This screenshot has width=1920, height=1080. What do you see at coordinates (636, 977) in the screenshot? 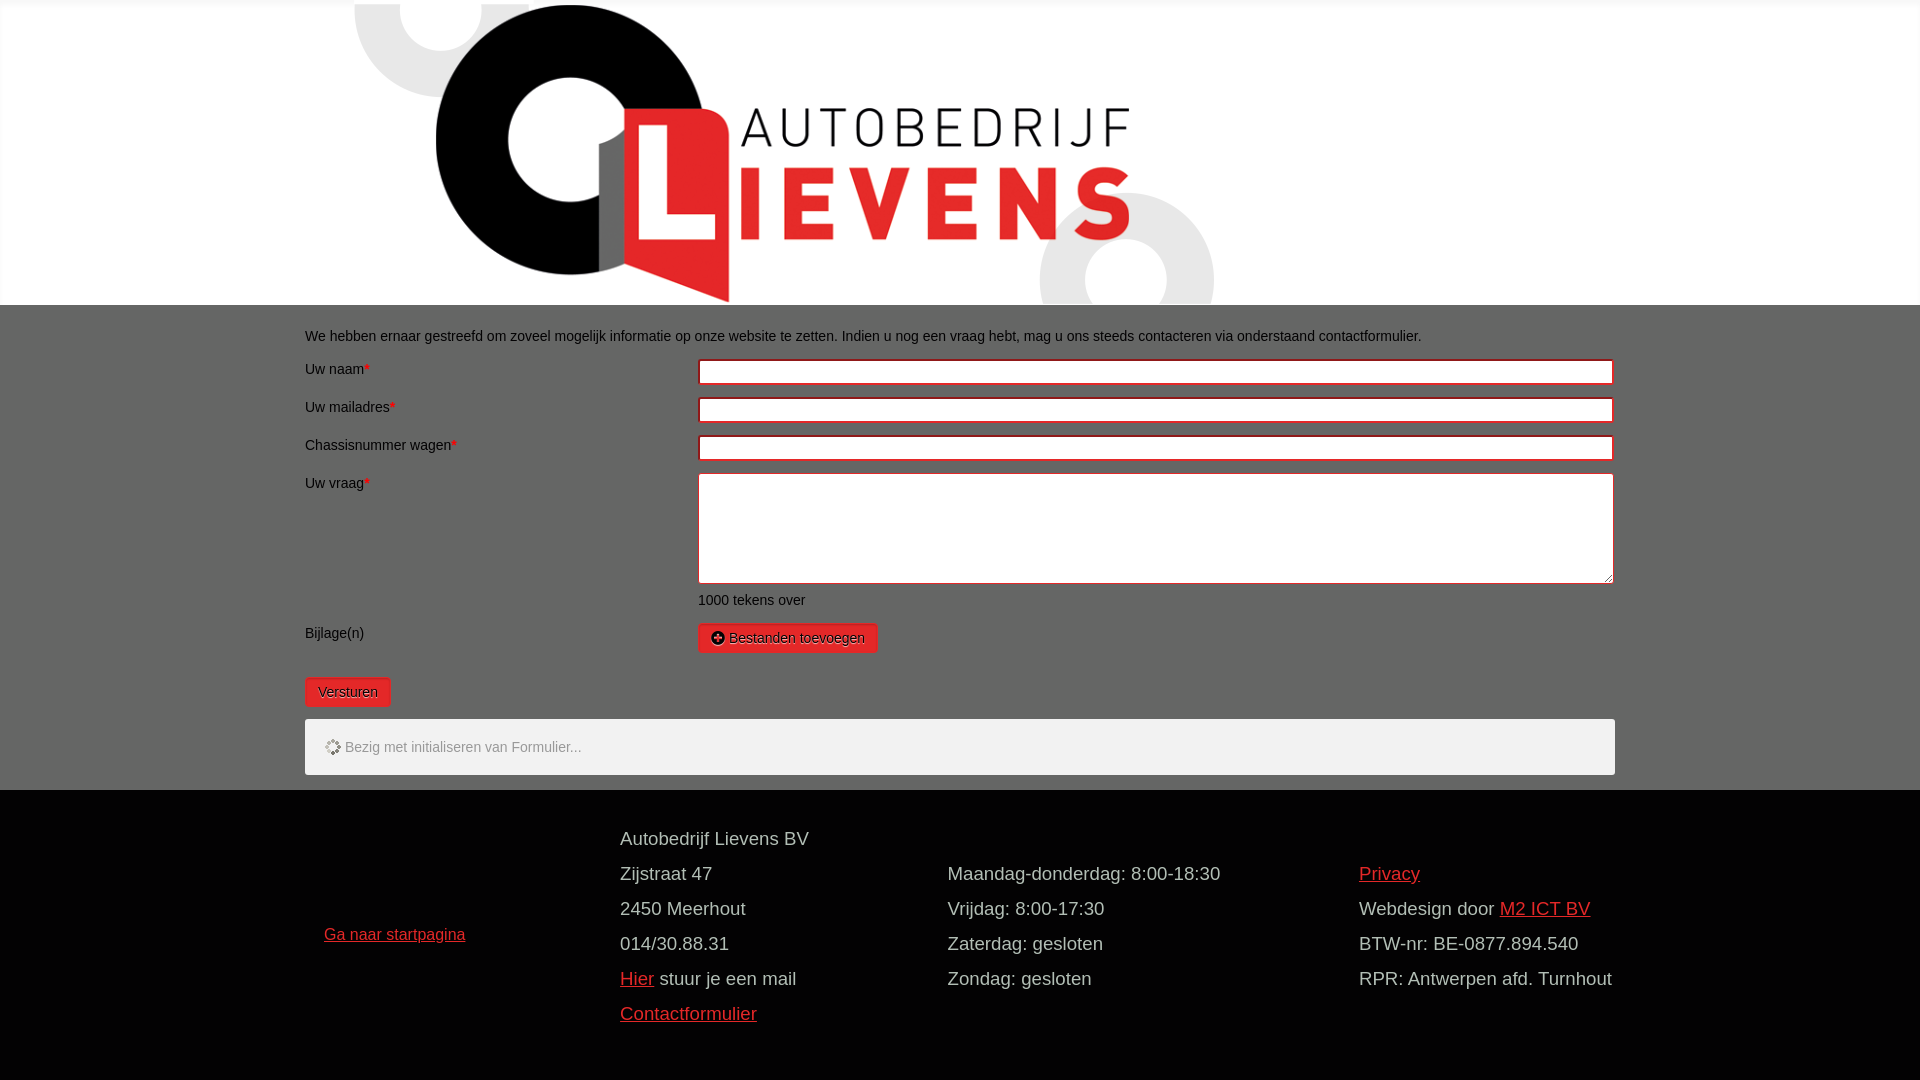
I see `'Hier'` at bounding box center [636, 977].